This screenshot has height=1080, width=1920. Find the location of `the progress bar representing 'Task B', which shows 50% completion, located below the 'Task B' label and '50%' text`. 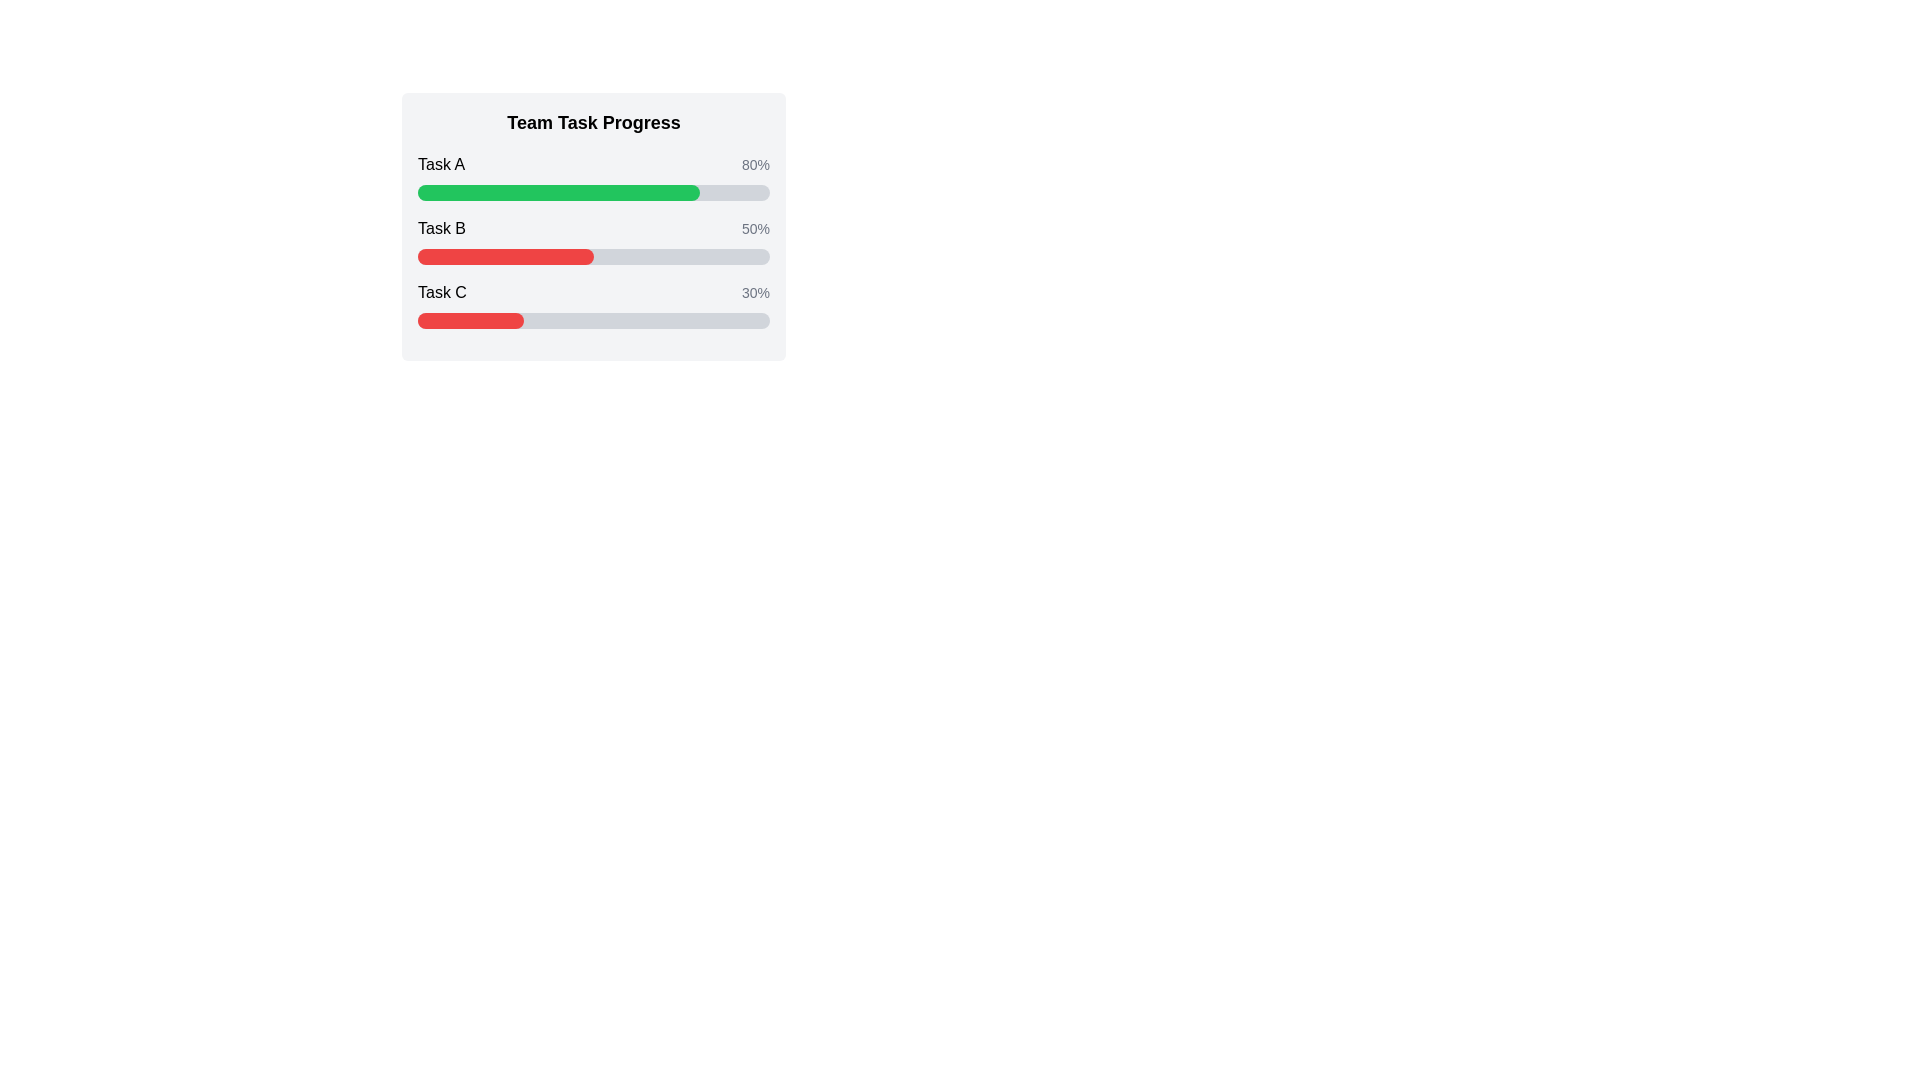

the progress bar representing 'Task B', which shows 50% completion, located below the 'Task B' label and '50%' text is located at coordinates (593, 256).